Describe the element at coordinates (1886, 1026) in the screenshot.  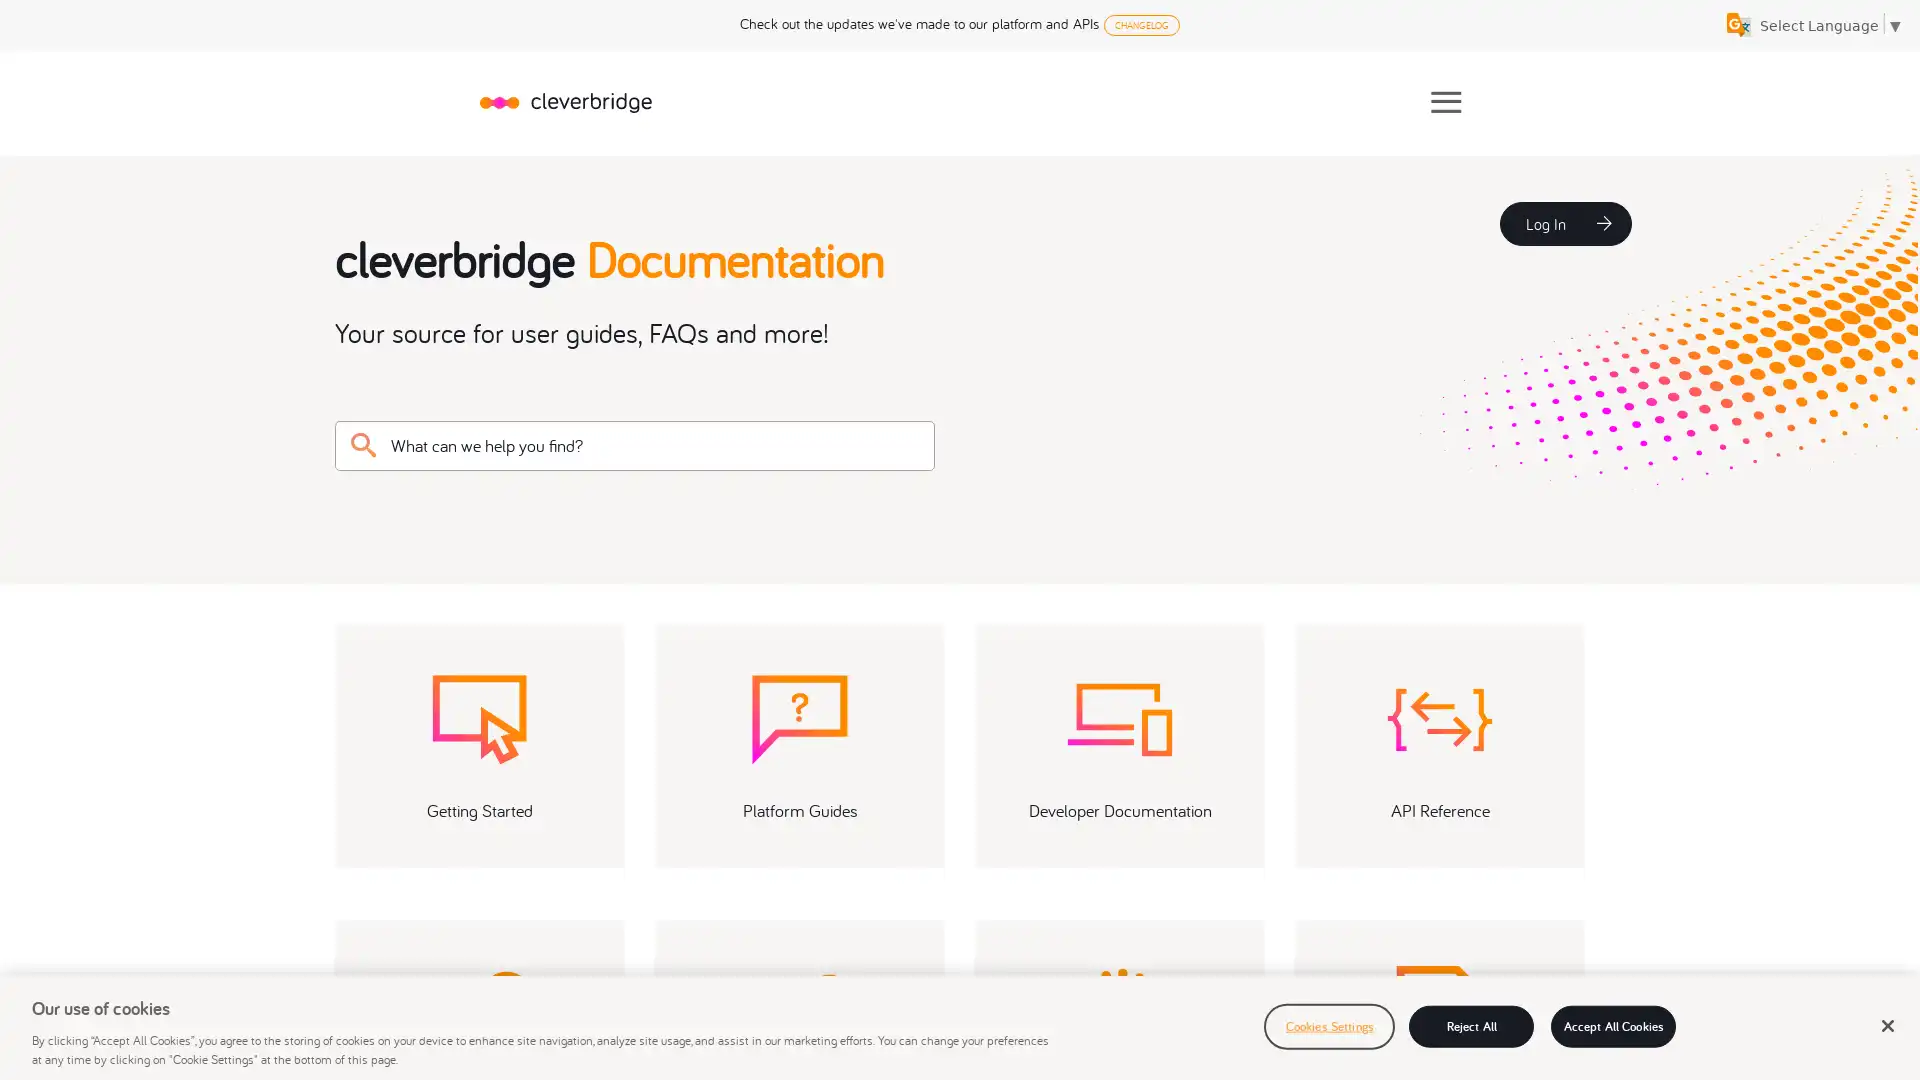
I see `Close` at that location.